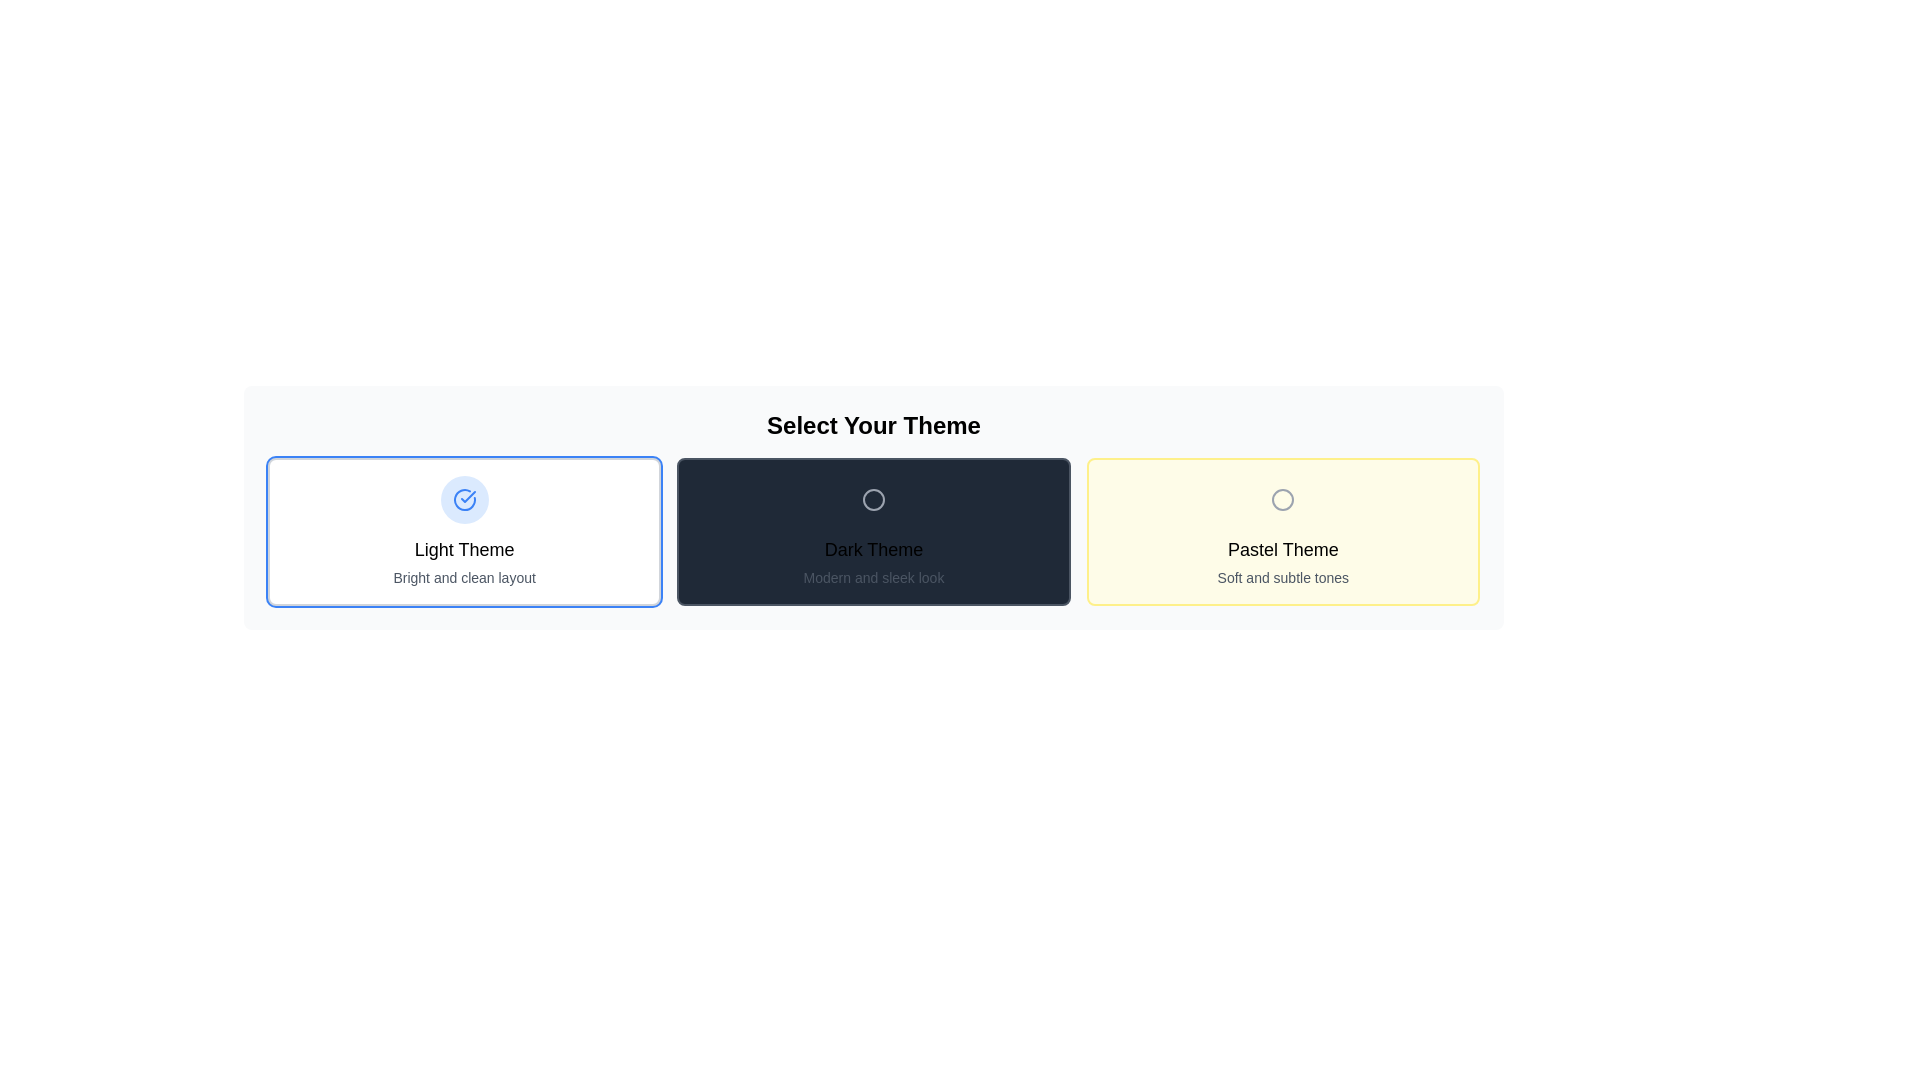 This screenshot has width=1920, height=1080. Describe the element at coordinates (463, 499) in the screenshot. I see `the icon that indicates the selection status of the 'Light Theme' option, which is positioned in the top-center of the selection box` at that location.